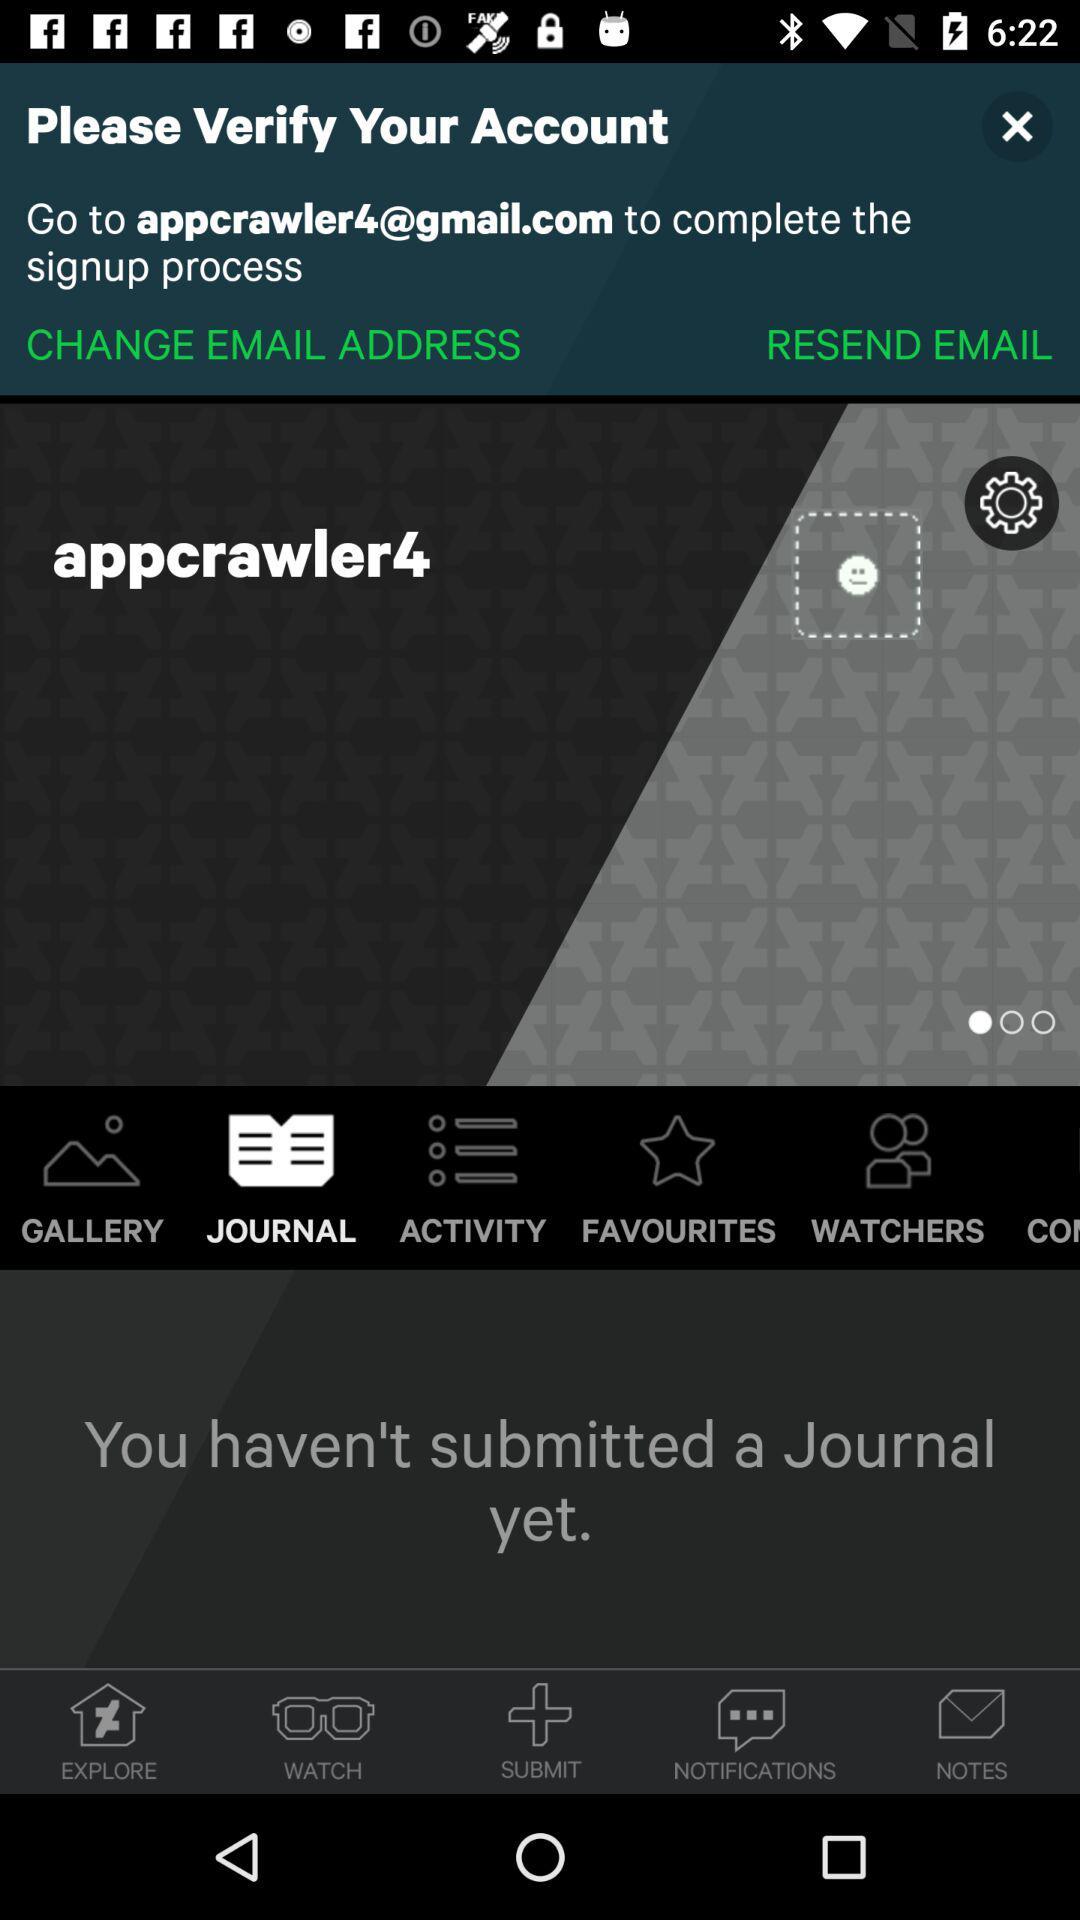  I want to click on change email address, so click(273, 342).